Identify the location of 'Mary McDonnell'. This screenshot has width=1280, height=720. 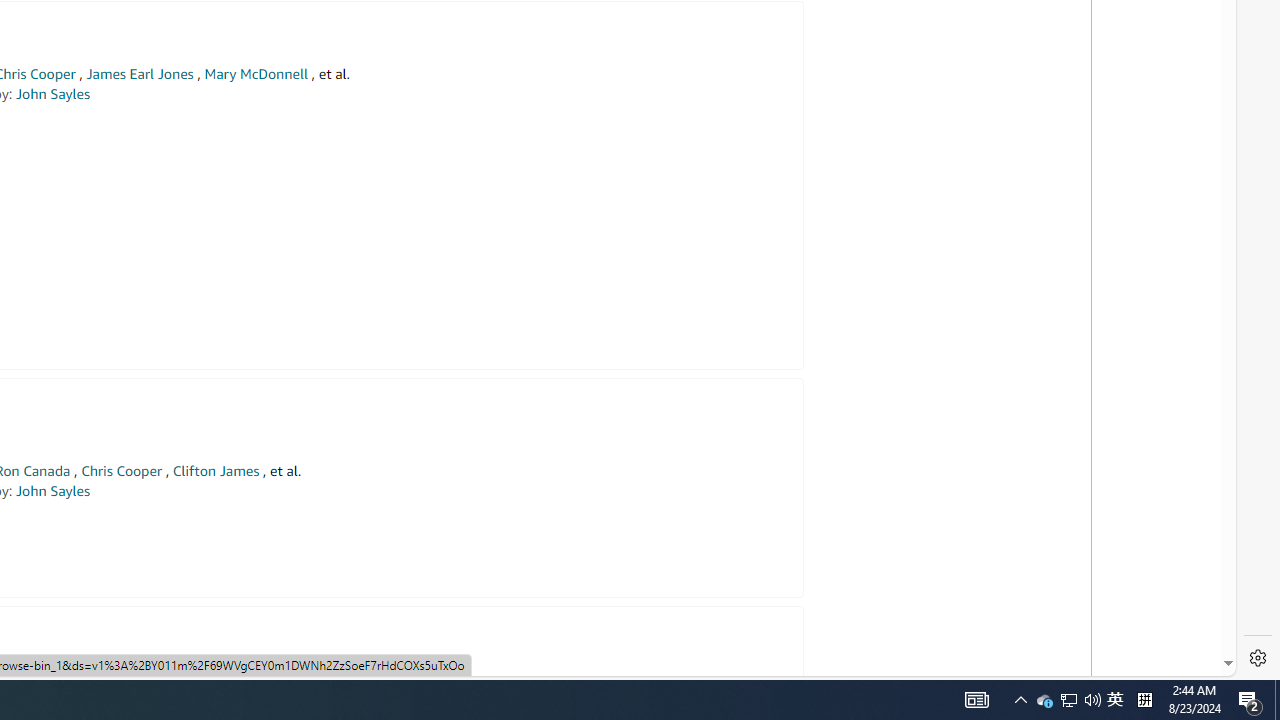
(255, 73).